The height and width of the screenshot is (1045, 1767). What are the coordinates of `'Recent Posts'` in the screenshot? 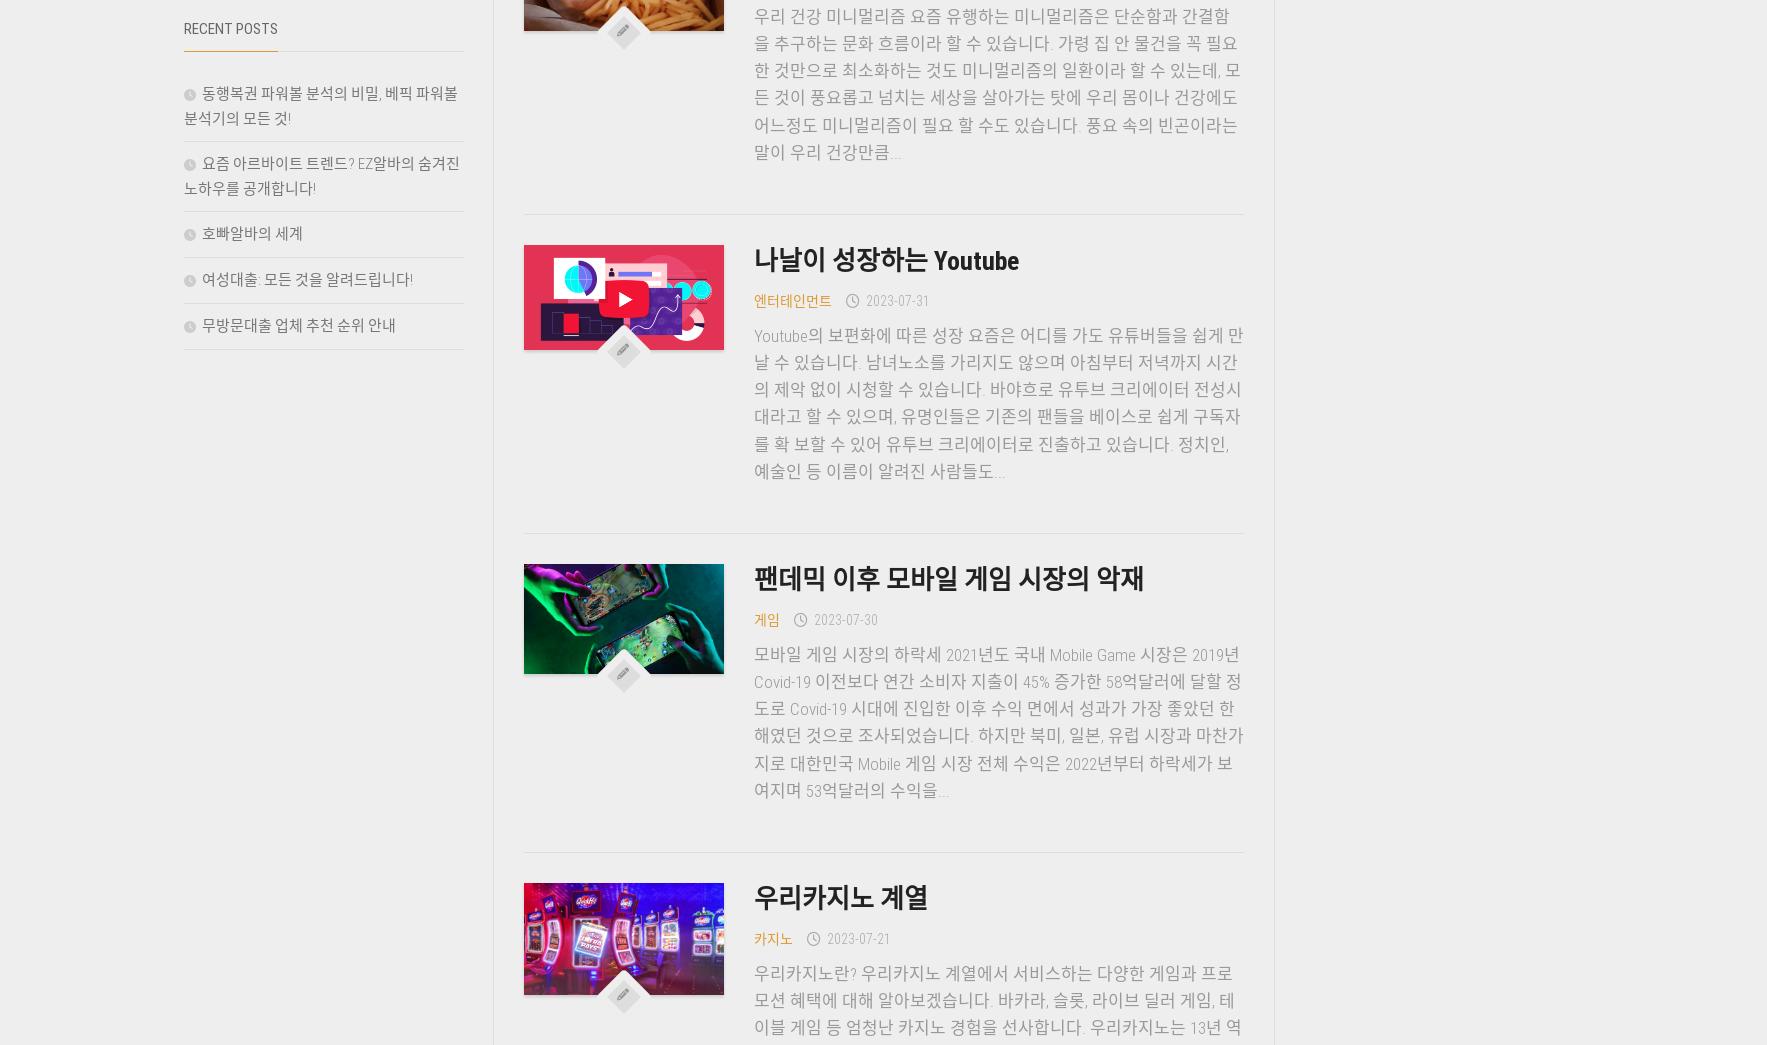 It's located at (229, 28).